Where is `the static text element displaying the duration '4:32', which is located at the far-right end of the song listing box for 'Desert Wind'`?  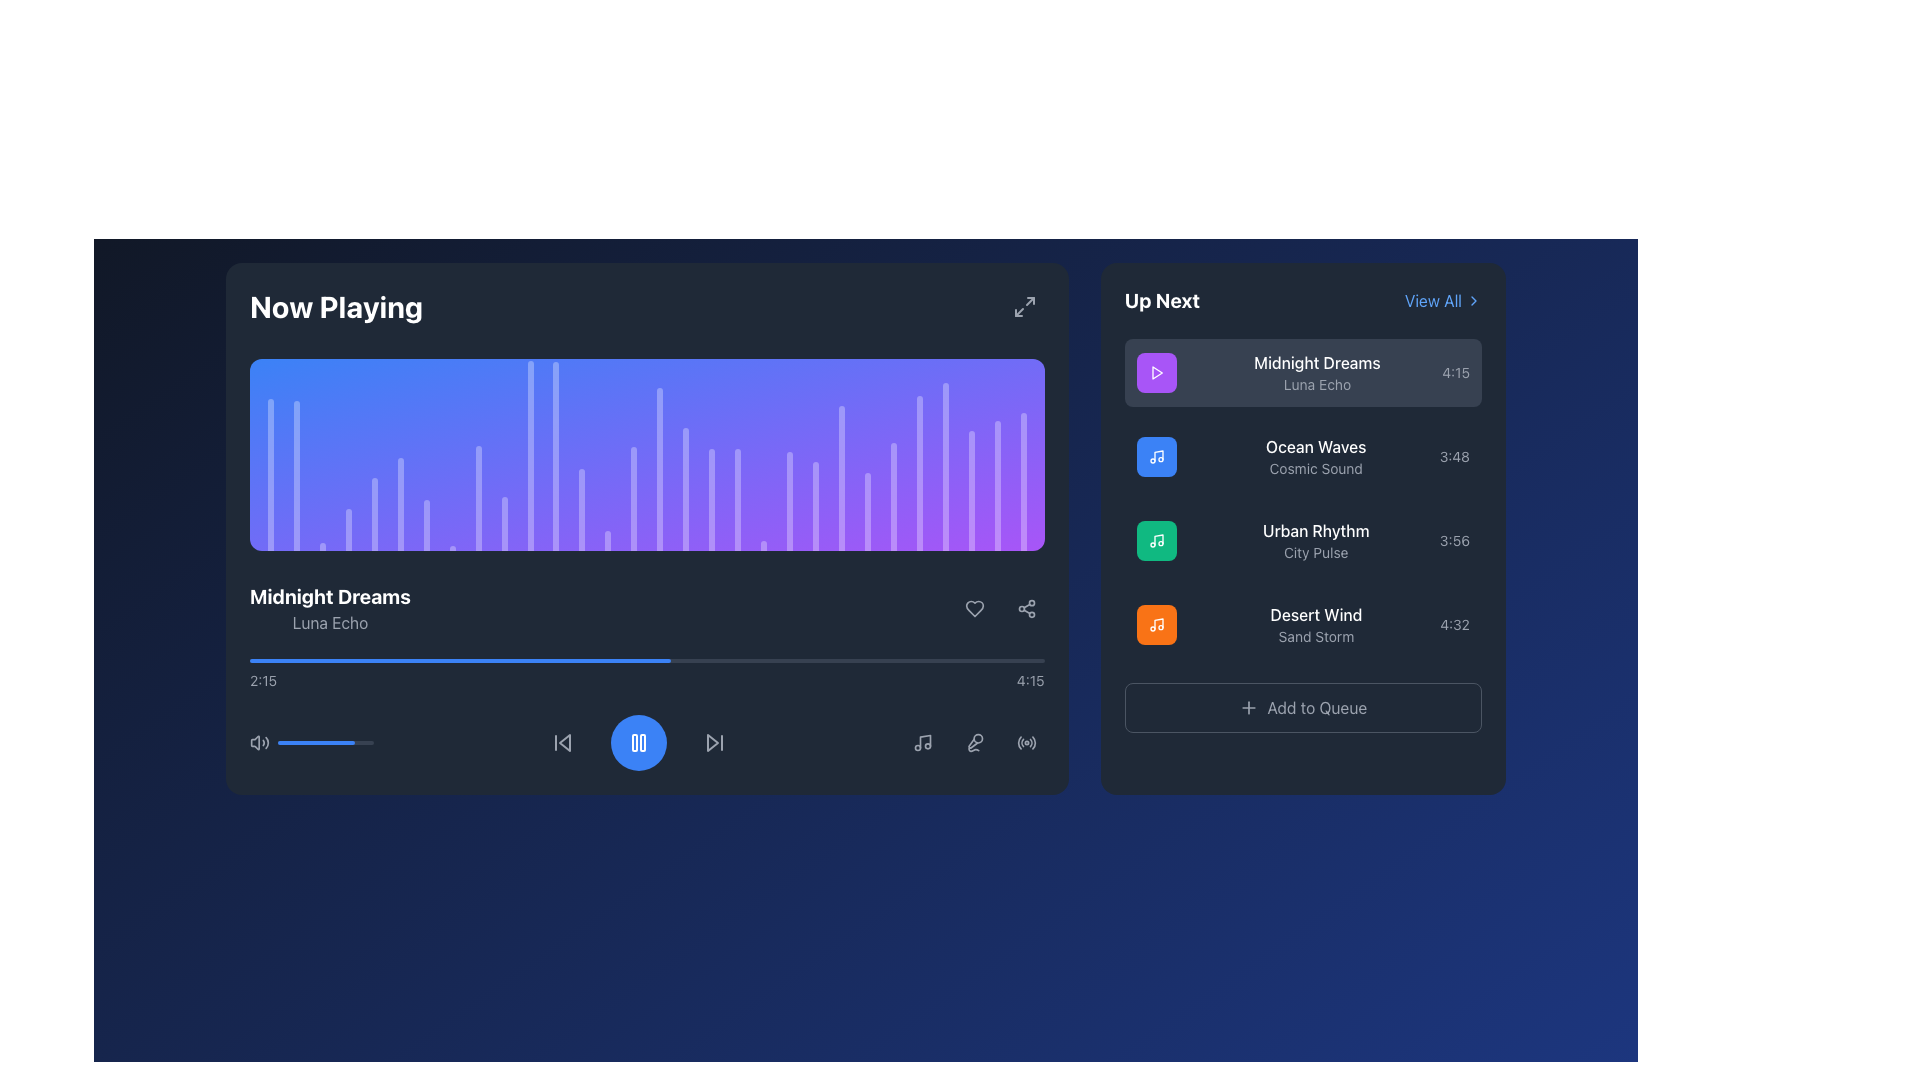 the static text element displaying the duration '4:32', which is located at the far-right end of the song listing box for 'Desert Wind' is located at coordinates (1455, 623).